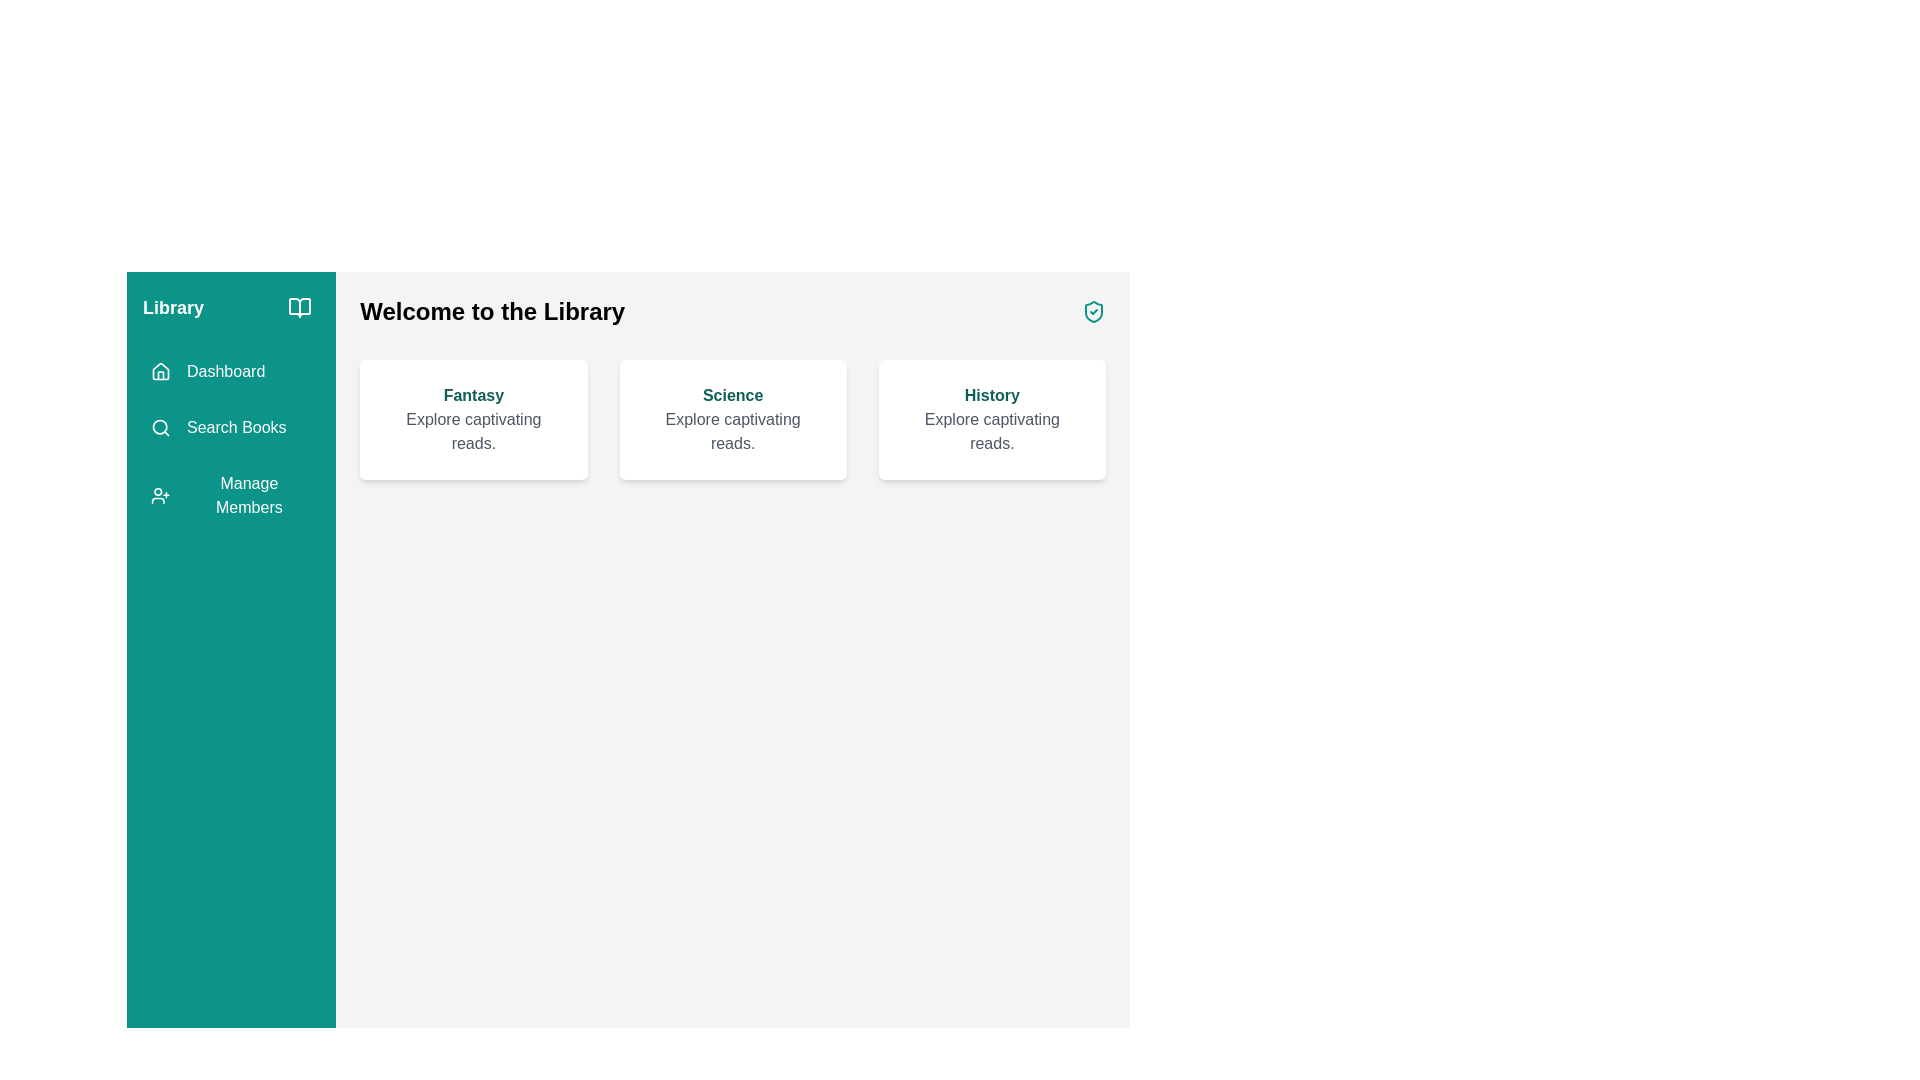 The width and height of the screenshot is (1920, 1080). What do you see at coordinates (472, 396) in the screenshot?
I see `the bold, teal-colored text label reading 'Fantasy' which is styled with a 'font-semibold' class and is located in the first card of a grid layout` at bounding box center [472, 396].